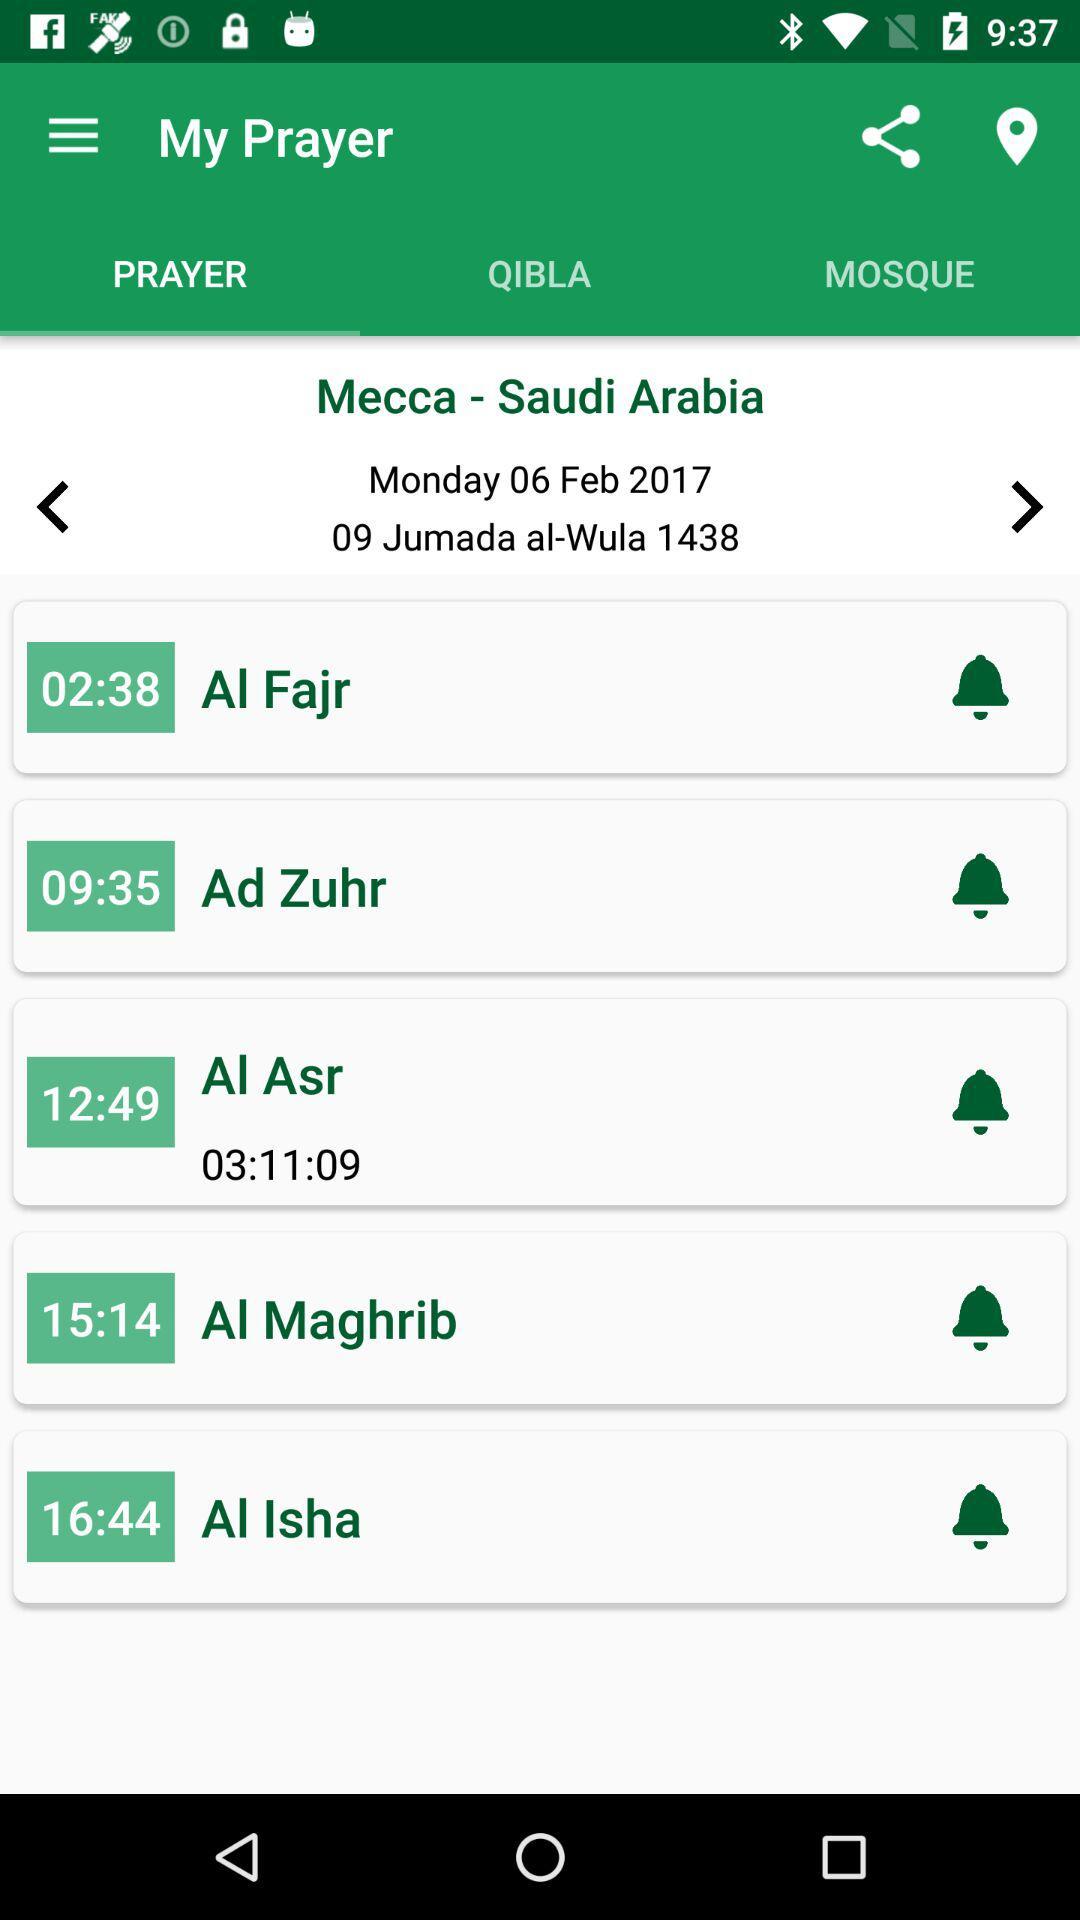  I want to click on the symbol which is beside al fajr, so click(979, 687).